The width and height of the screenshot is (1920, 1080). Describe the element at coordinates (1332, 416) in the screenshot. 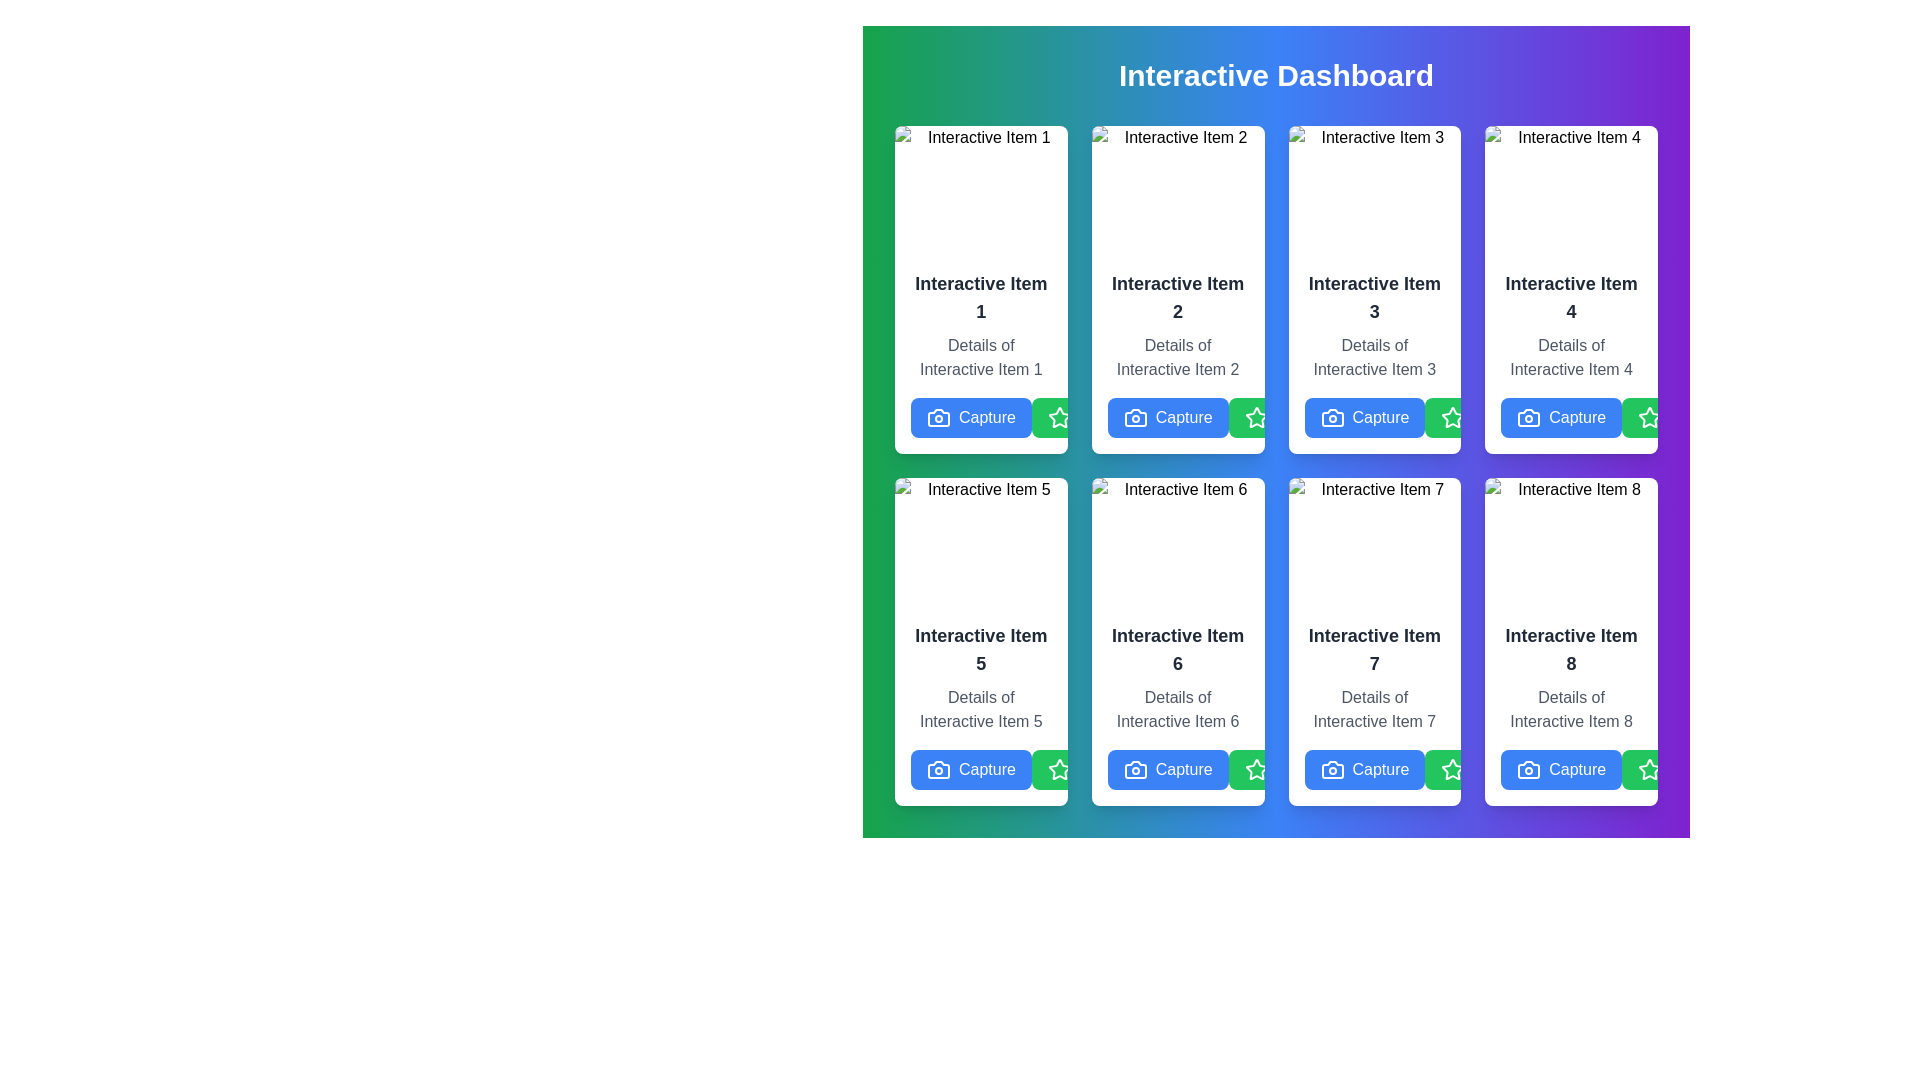

I see `the camera icon, which is a minimalistic representation with a rectangle body and a lens circle, located within the action buttons section of 'Interactive Item 3'` at that location.